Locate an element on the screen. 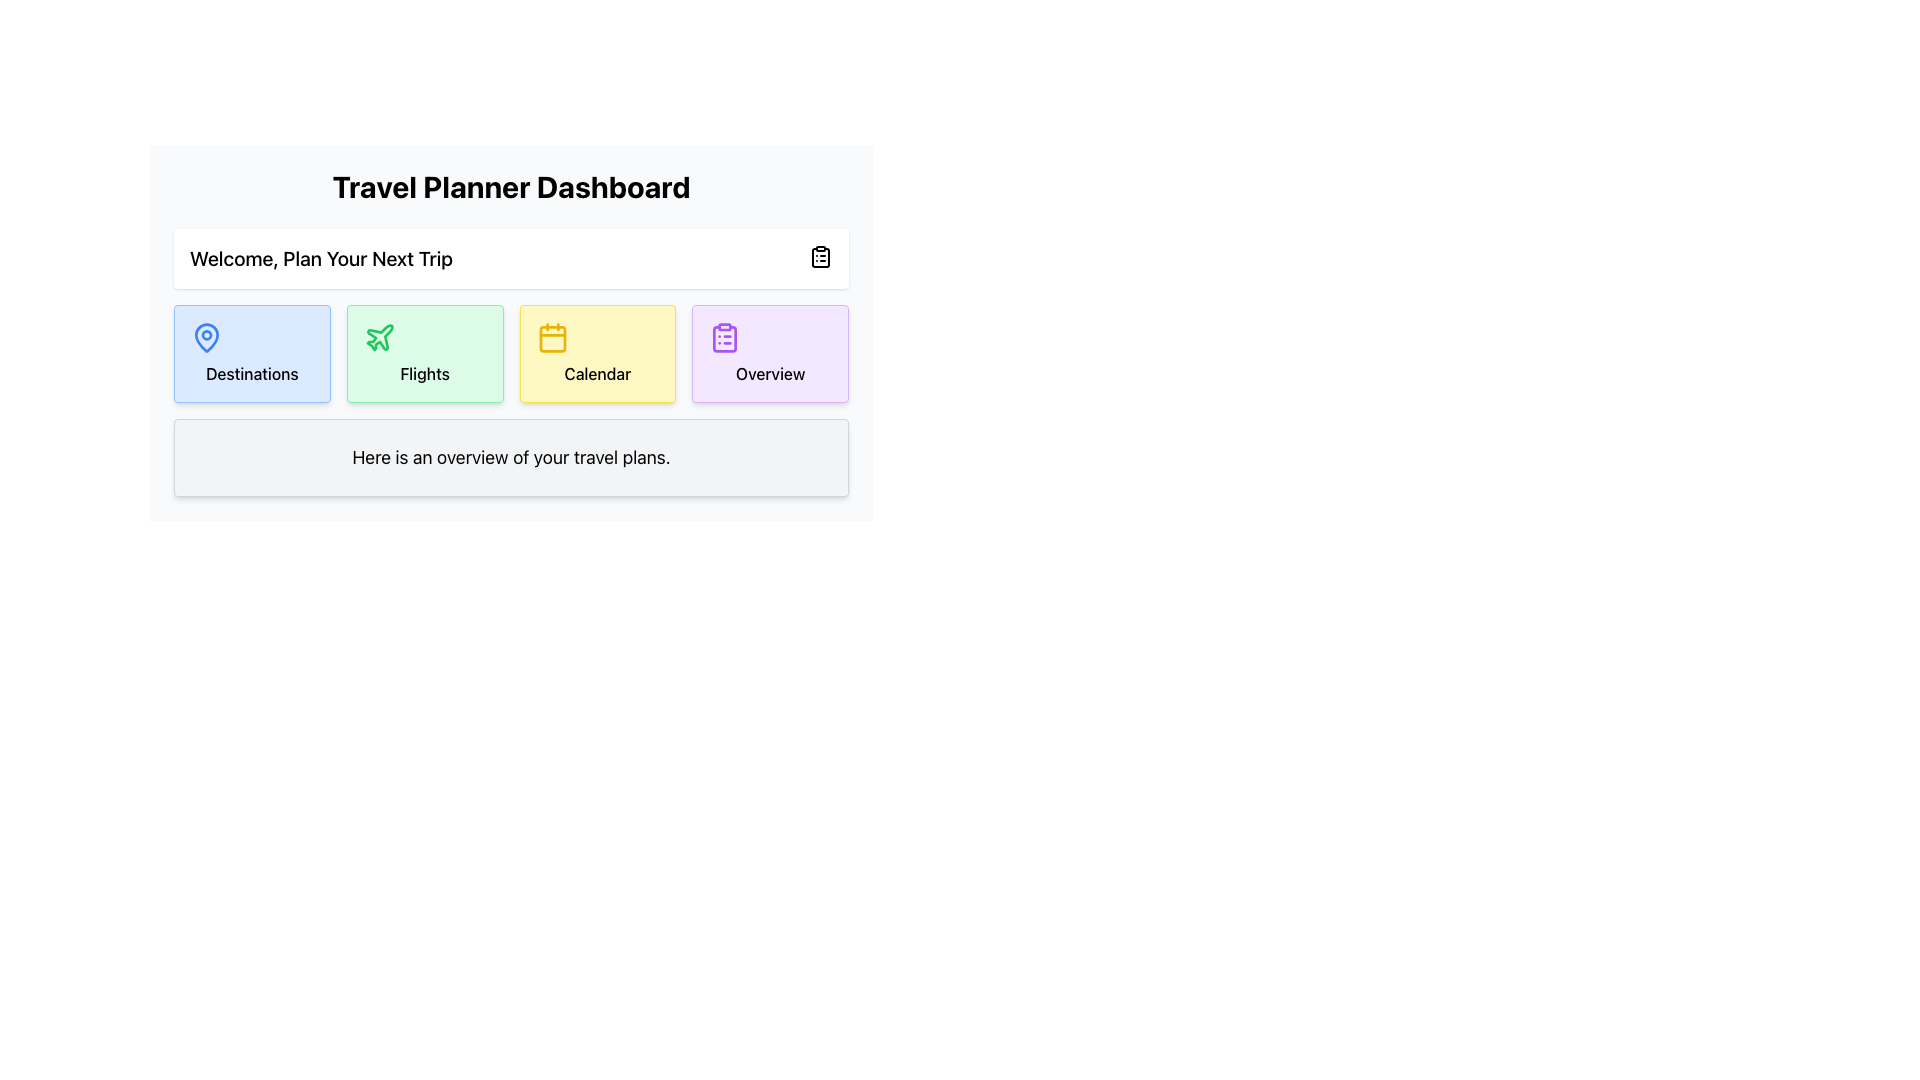  the visual representation of the Flights section icon, which is centered under the text 'Flights' in the main user interface is located at coordinates (379, 336).